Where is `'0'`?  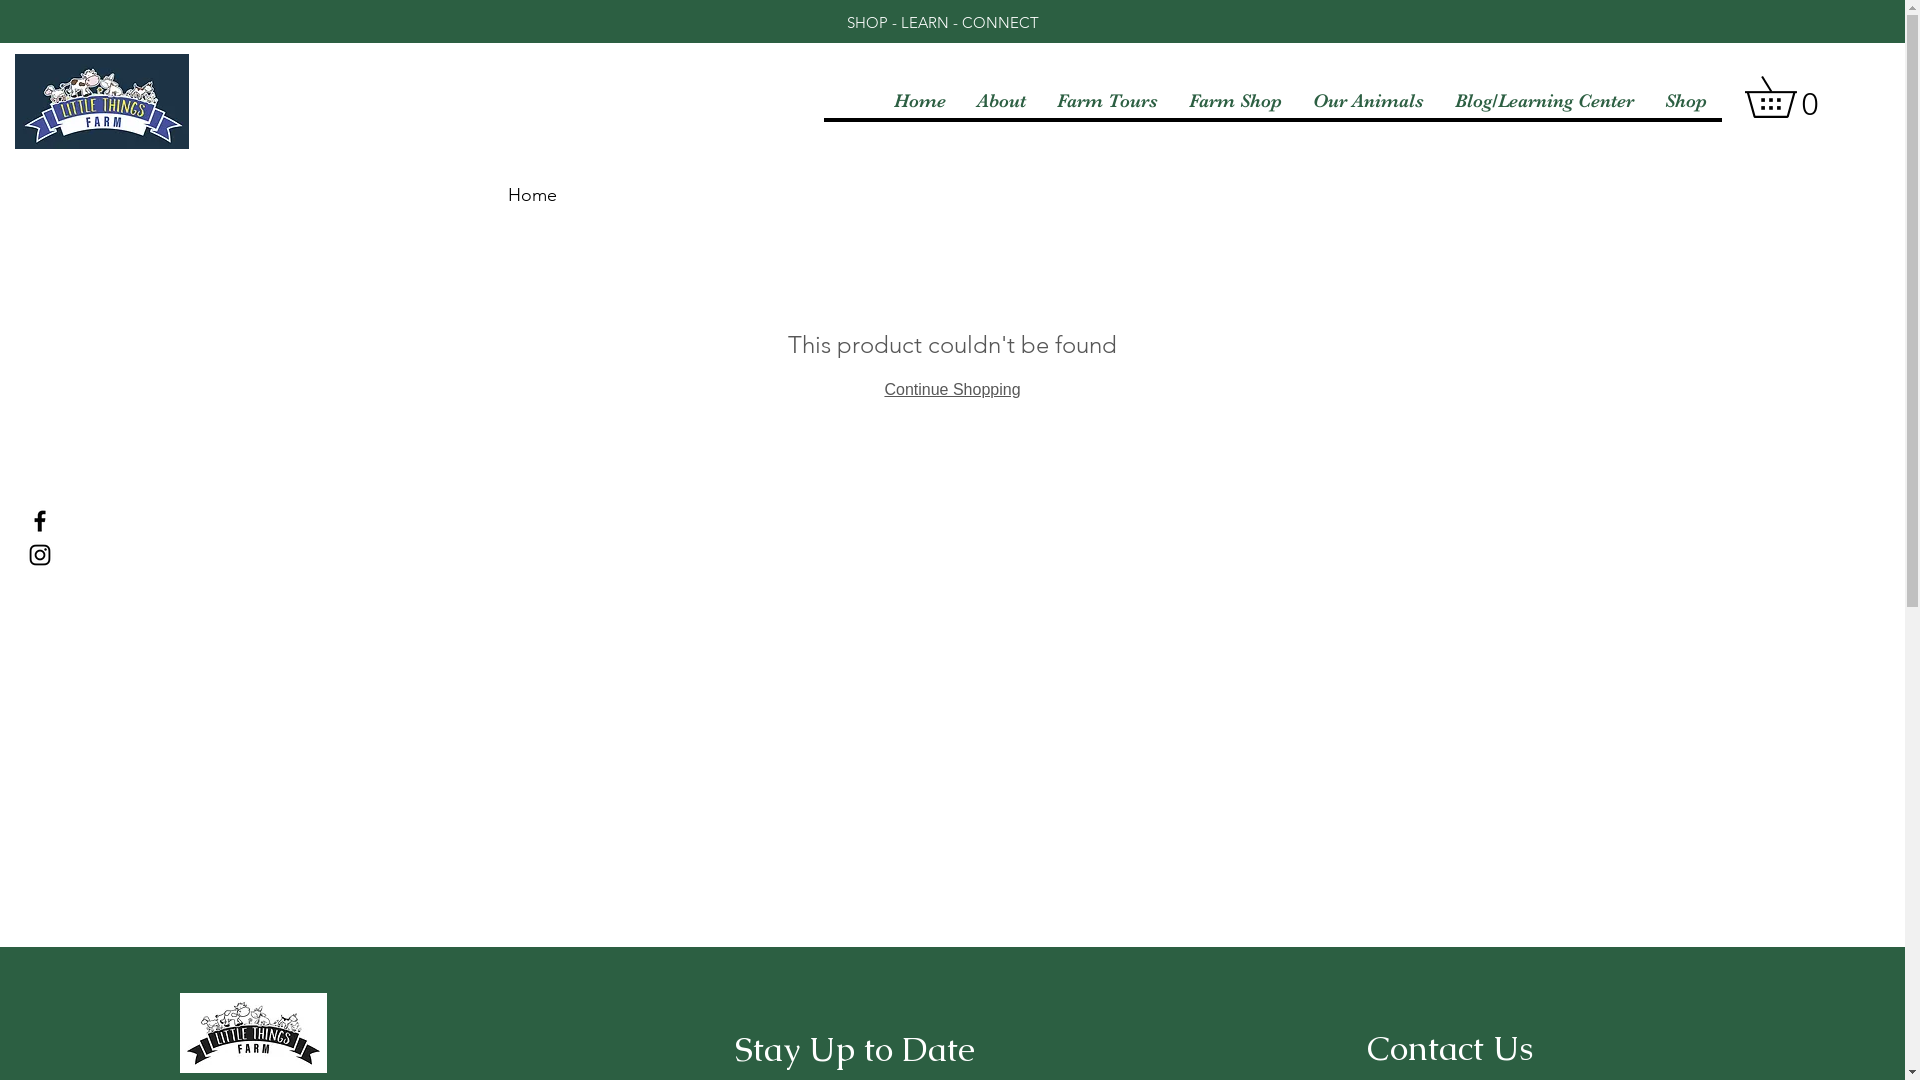
'0' is located at coordinates (1790, 96).